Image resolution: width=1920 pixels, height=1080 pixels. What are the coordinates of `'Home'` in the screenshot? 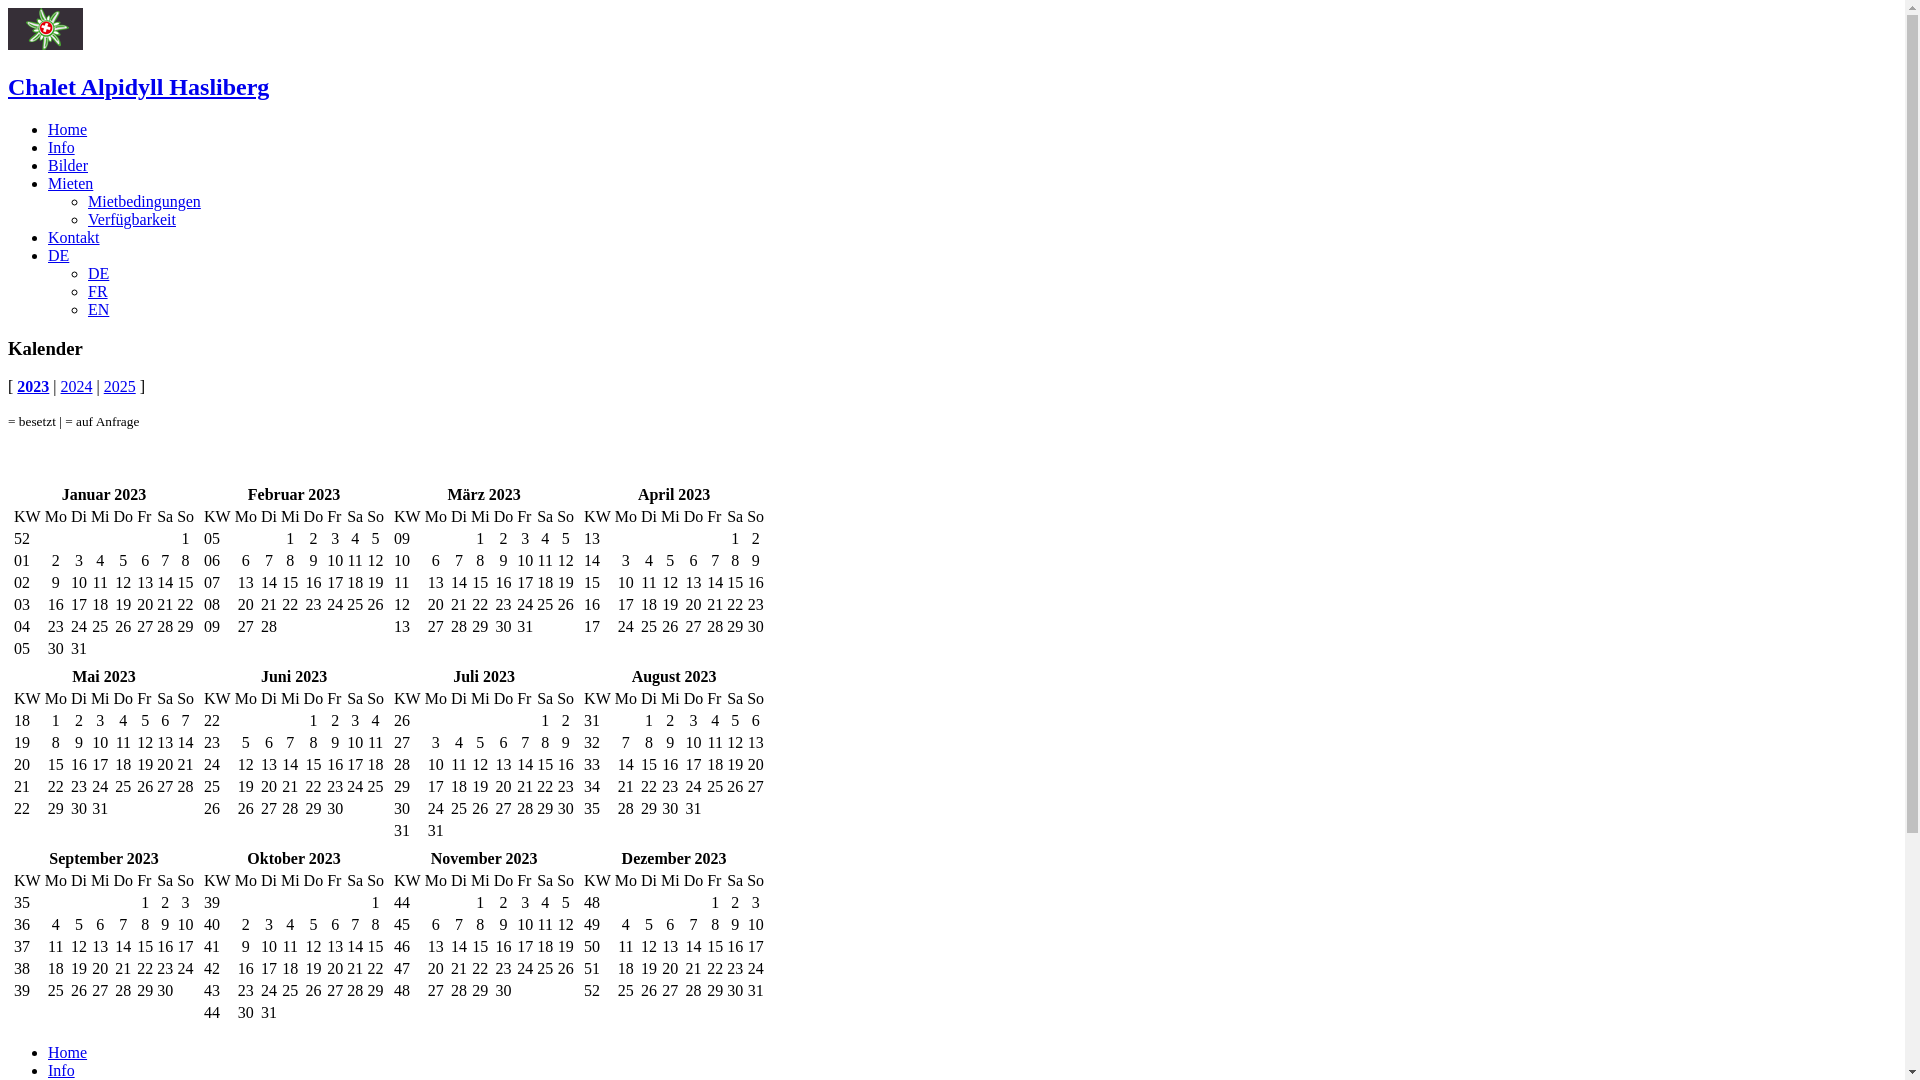 It's located at (67, 1051).